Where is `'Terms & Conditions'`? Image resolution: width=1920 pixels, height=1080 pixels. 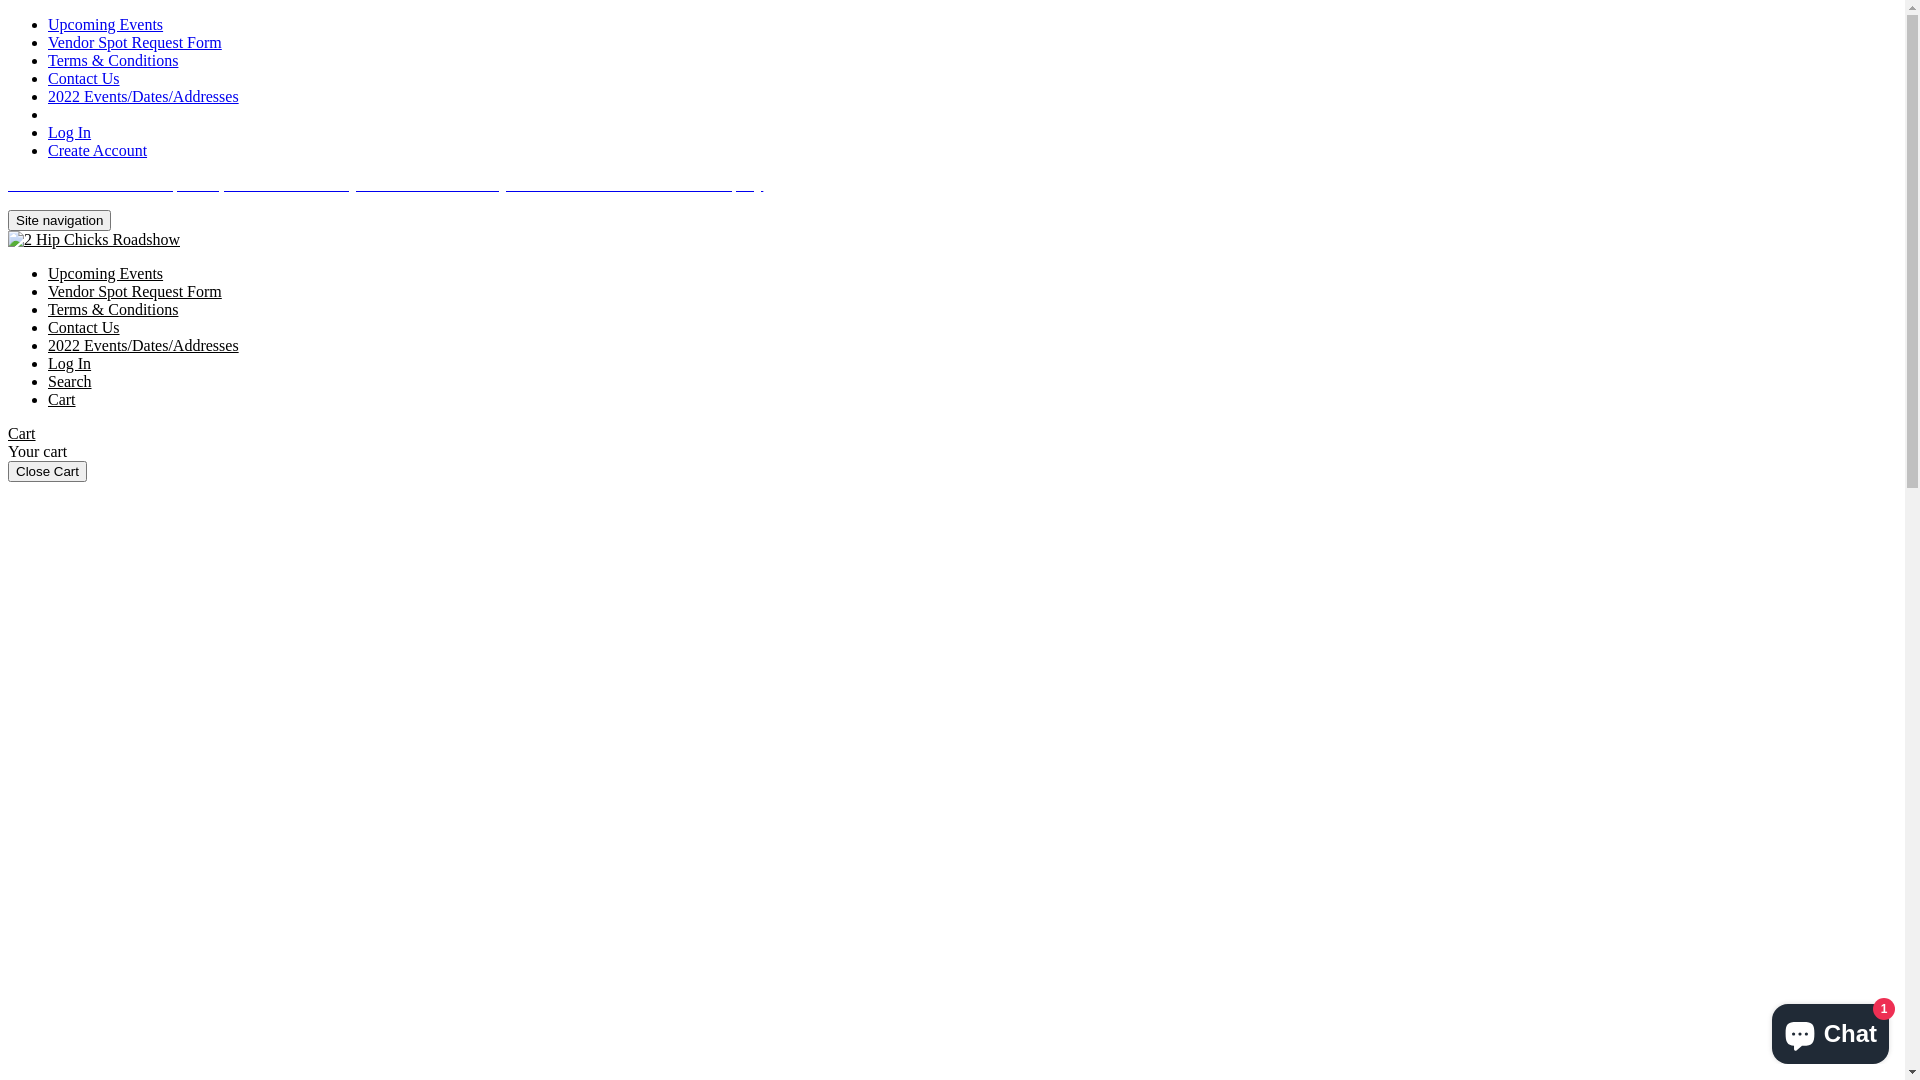
'Terms & Conditions' is located at coordinates (112, 59).